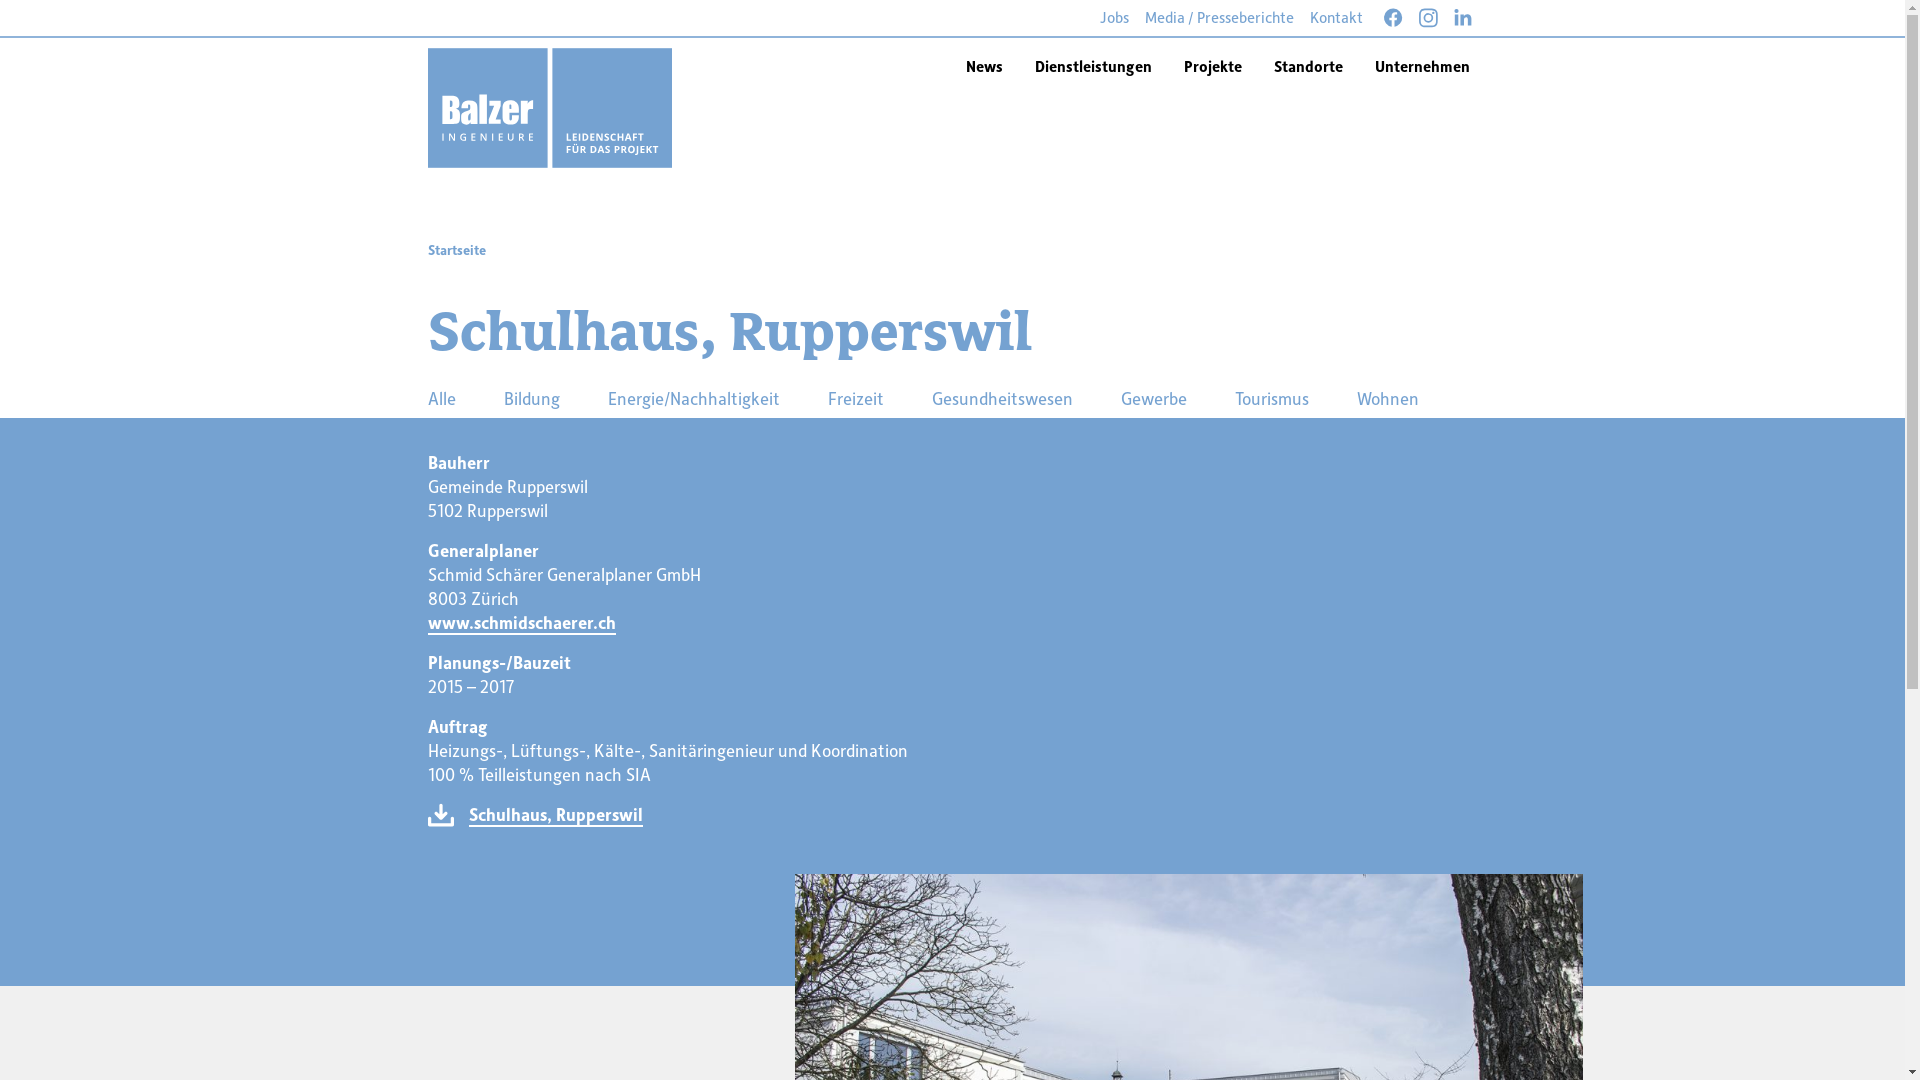 Image resolution: width=1920 pixels, height=1080 pixels. I want to click on 'Energie/Nachhaltigkeit', so click(694, 397).